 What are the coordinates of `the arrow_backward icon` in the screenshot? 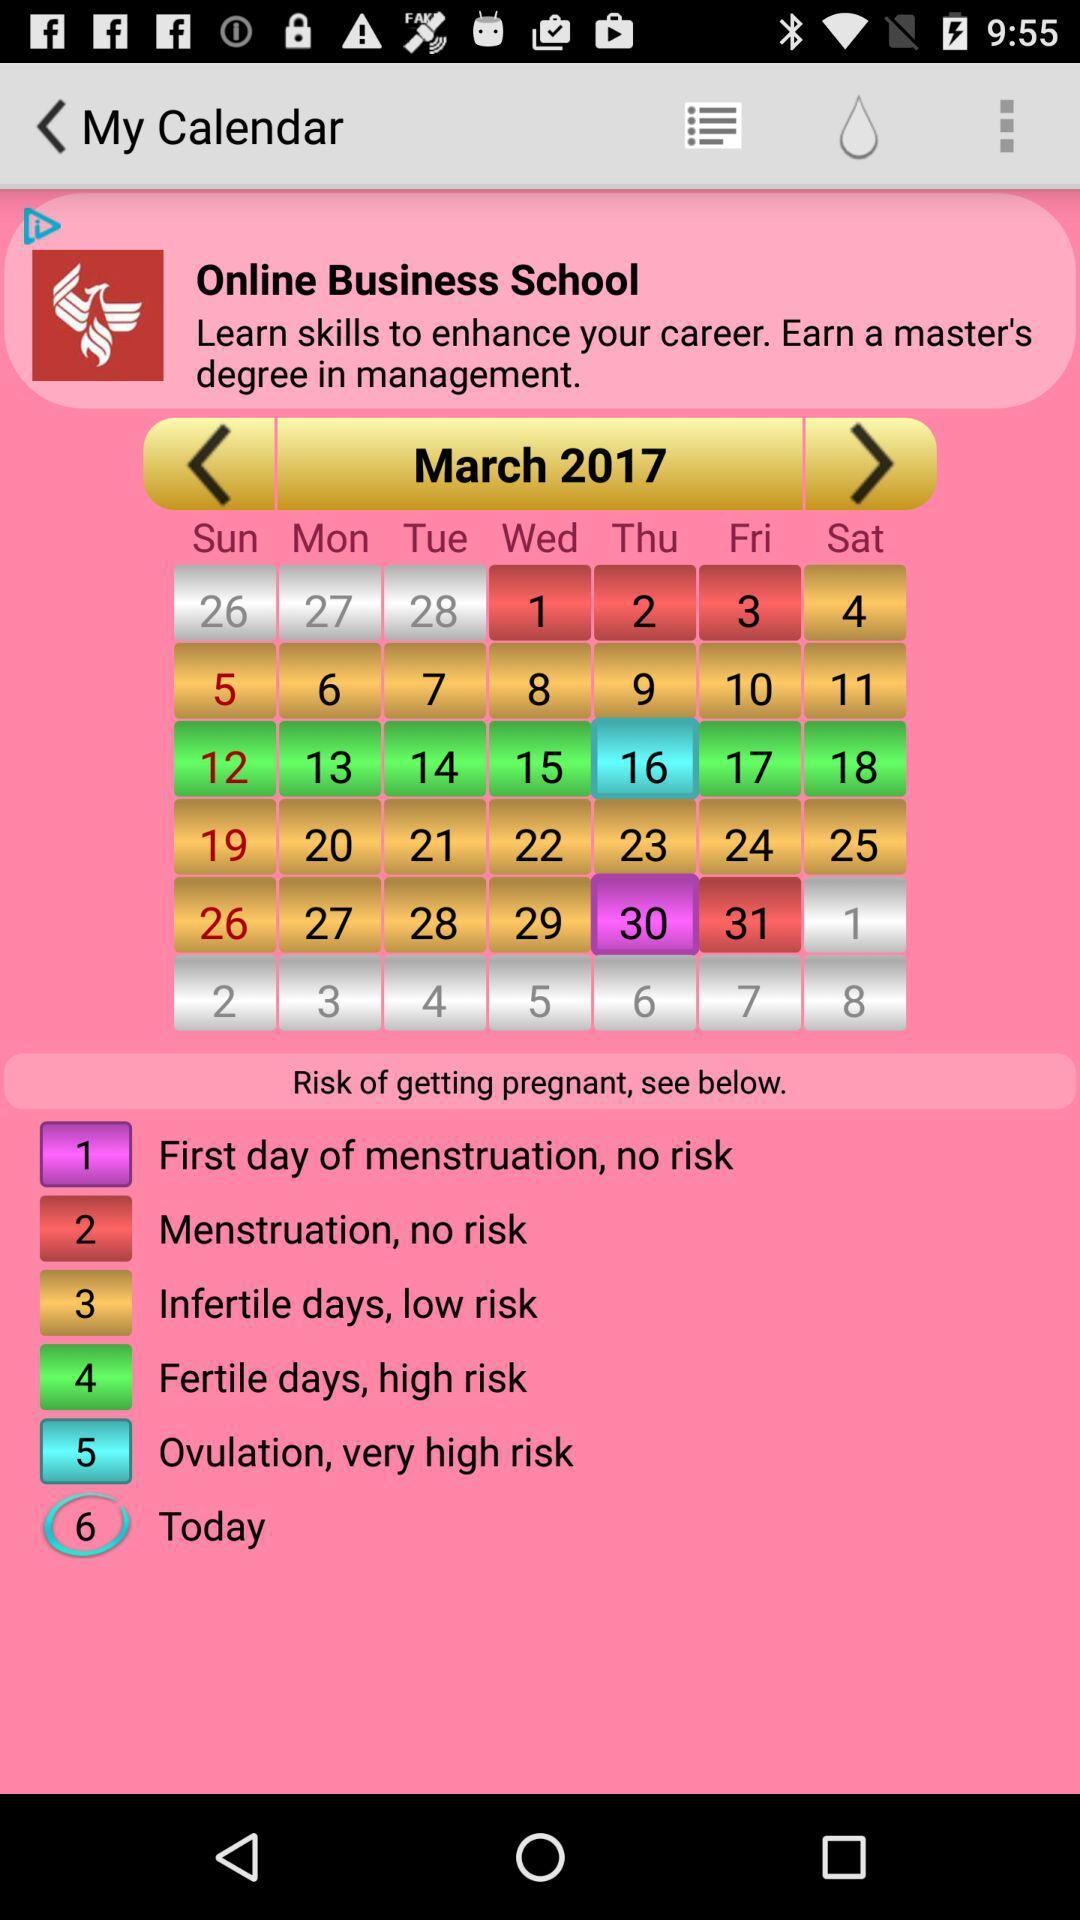 It's located at (97, 337).